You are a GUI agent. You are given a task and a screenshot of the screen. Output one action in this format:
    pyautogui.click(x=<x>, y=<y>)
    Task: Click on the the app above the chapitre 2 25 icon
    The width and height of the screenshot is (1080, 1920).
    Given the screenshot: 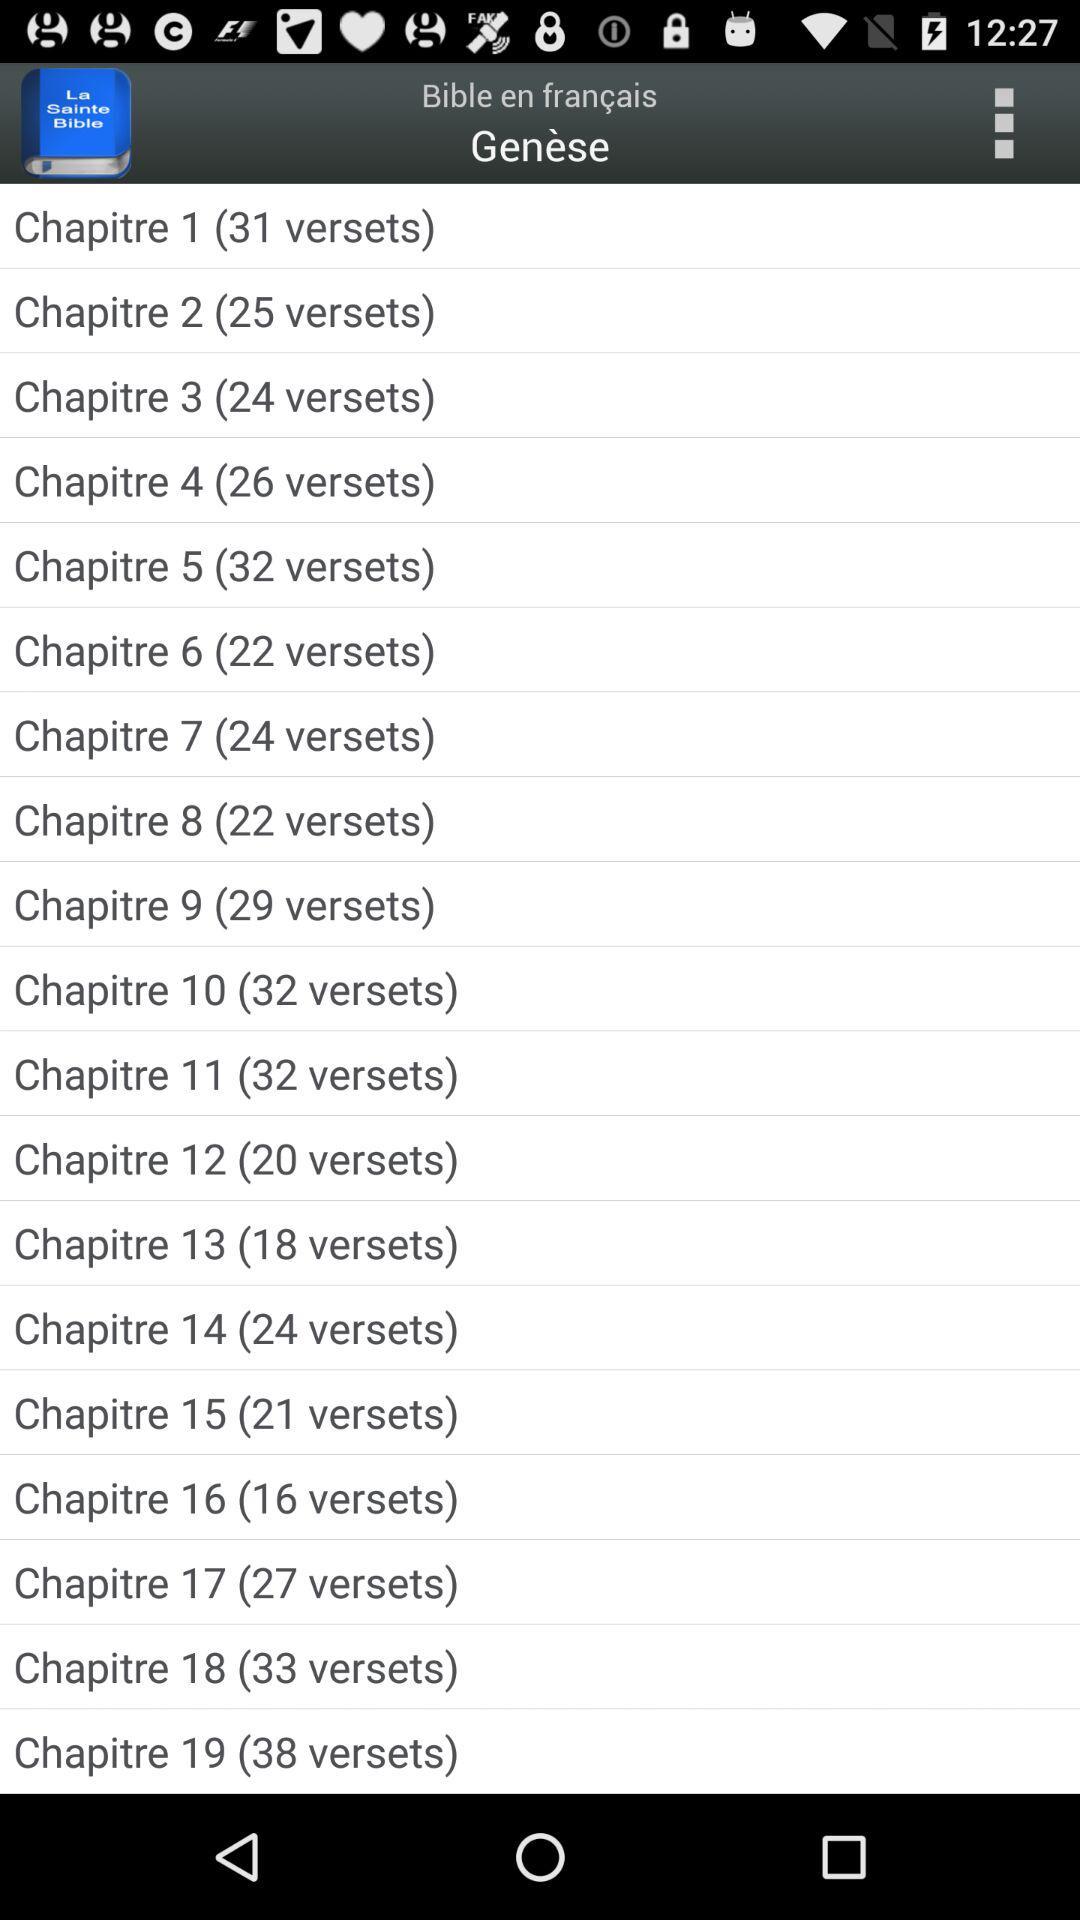 What is the action you would take?
    pyautogui.click(x=540, y=225)
    